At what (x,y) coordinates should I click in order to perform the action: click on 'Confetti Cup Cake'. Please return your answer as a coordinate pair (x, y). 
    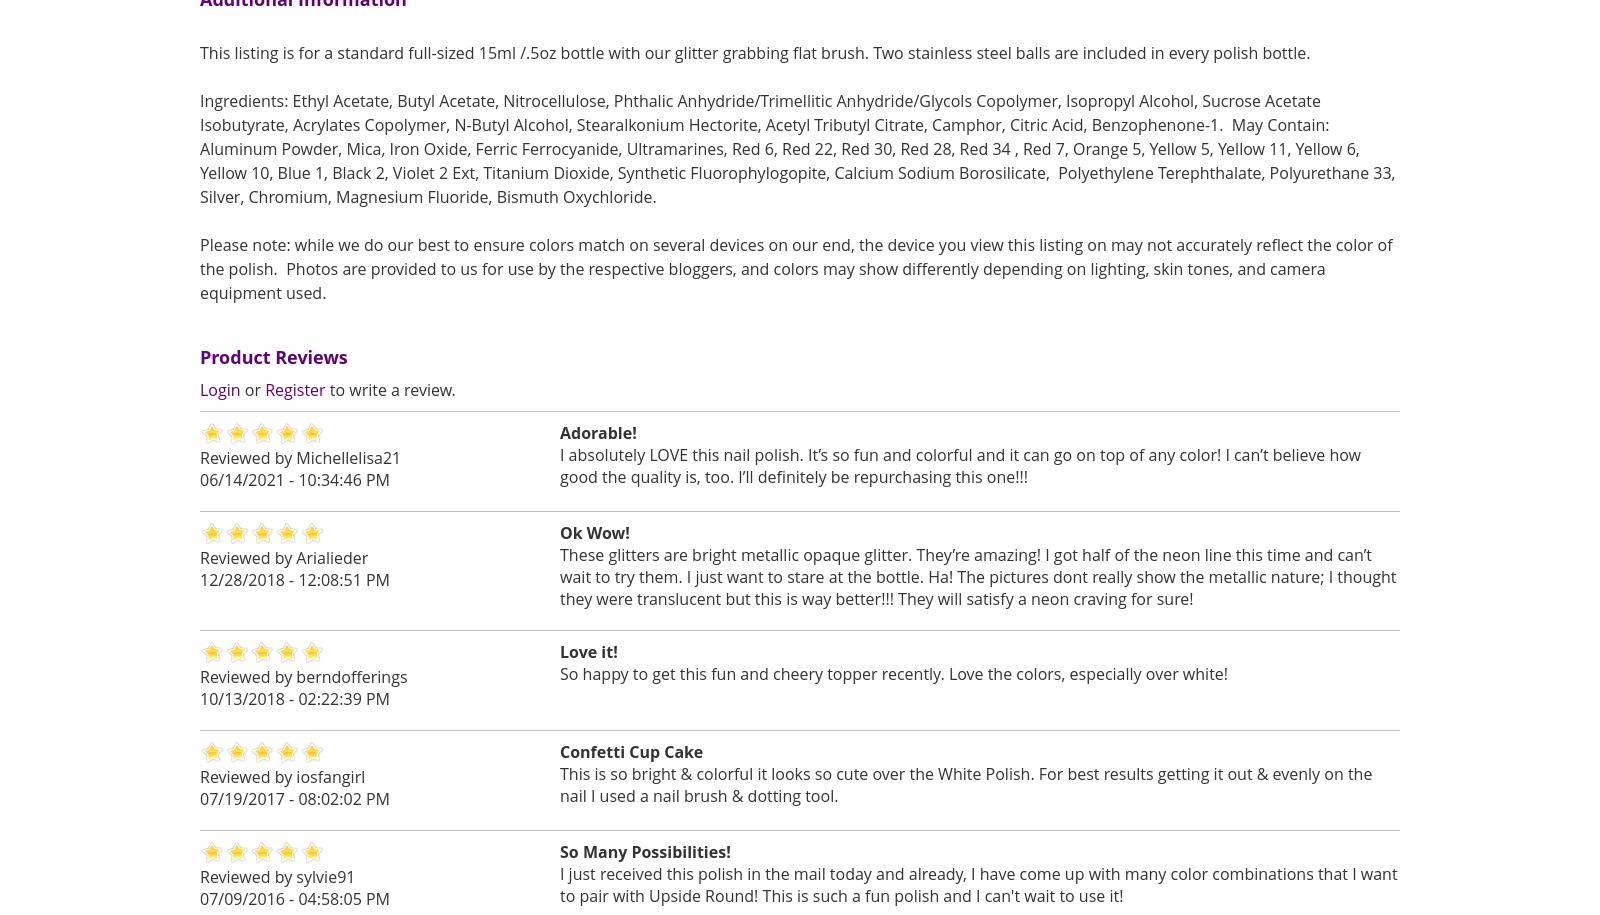
    Looking at the image, I should click on (631, 751).